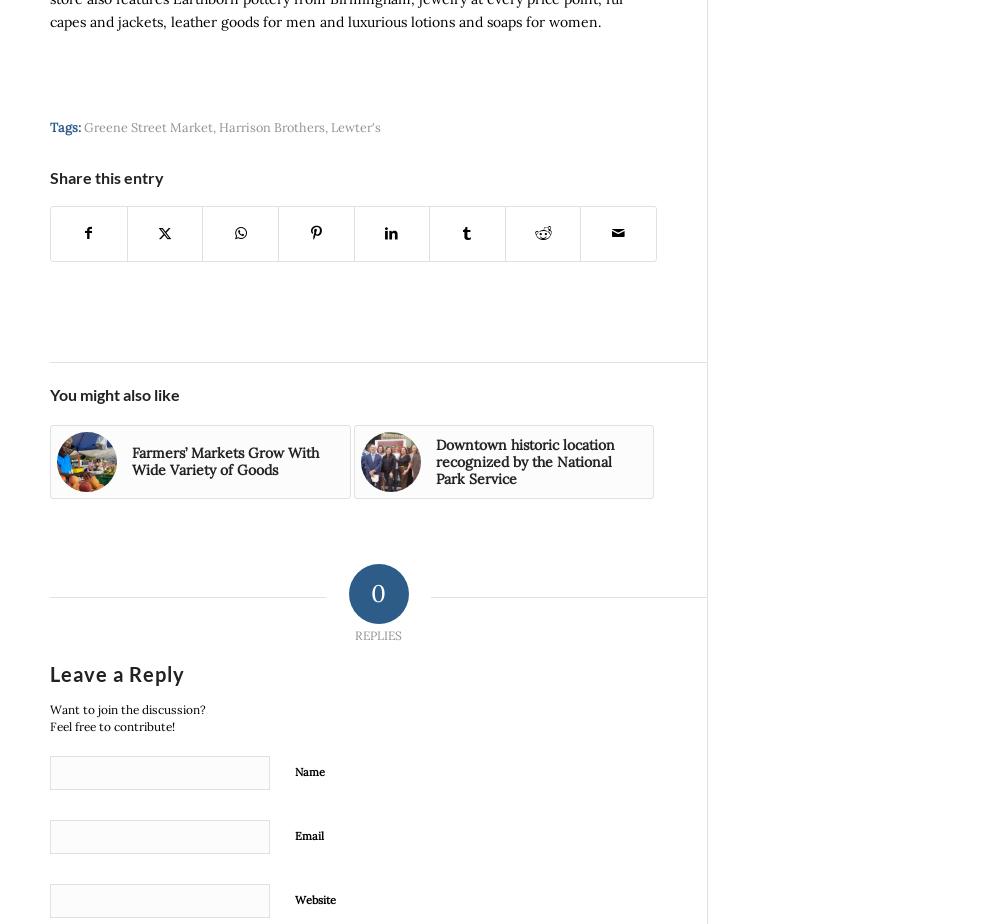 This screenshot has width=1000, height=924. Describe the element at coordinates (106, 176) in the screenshot. I see `'Share this entry'` at that location.